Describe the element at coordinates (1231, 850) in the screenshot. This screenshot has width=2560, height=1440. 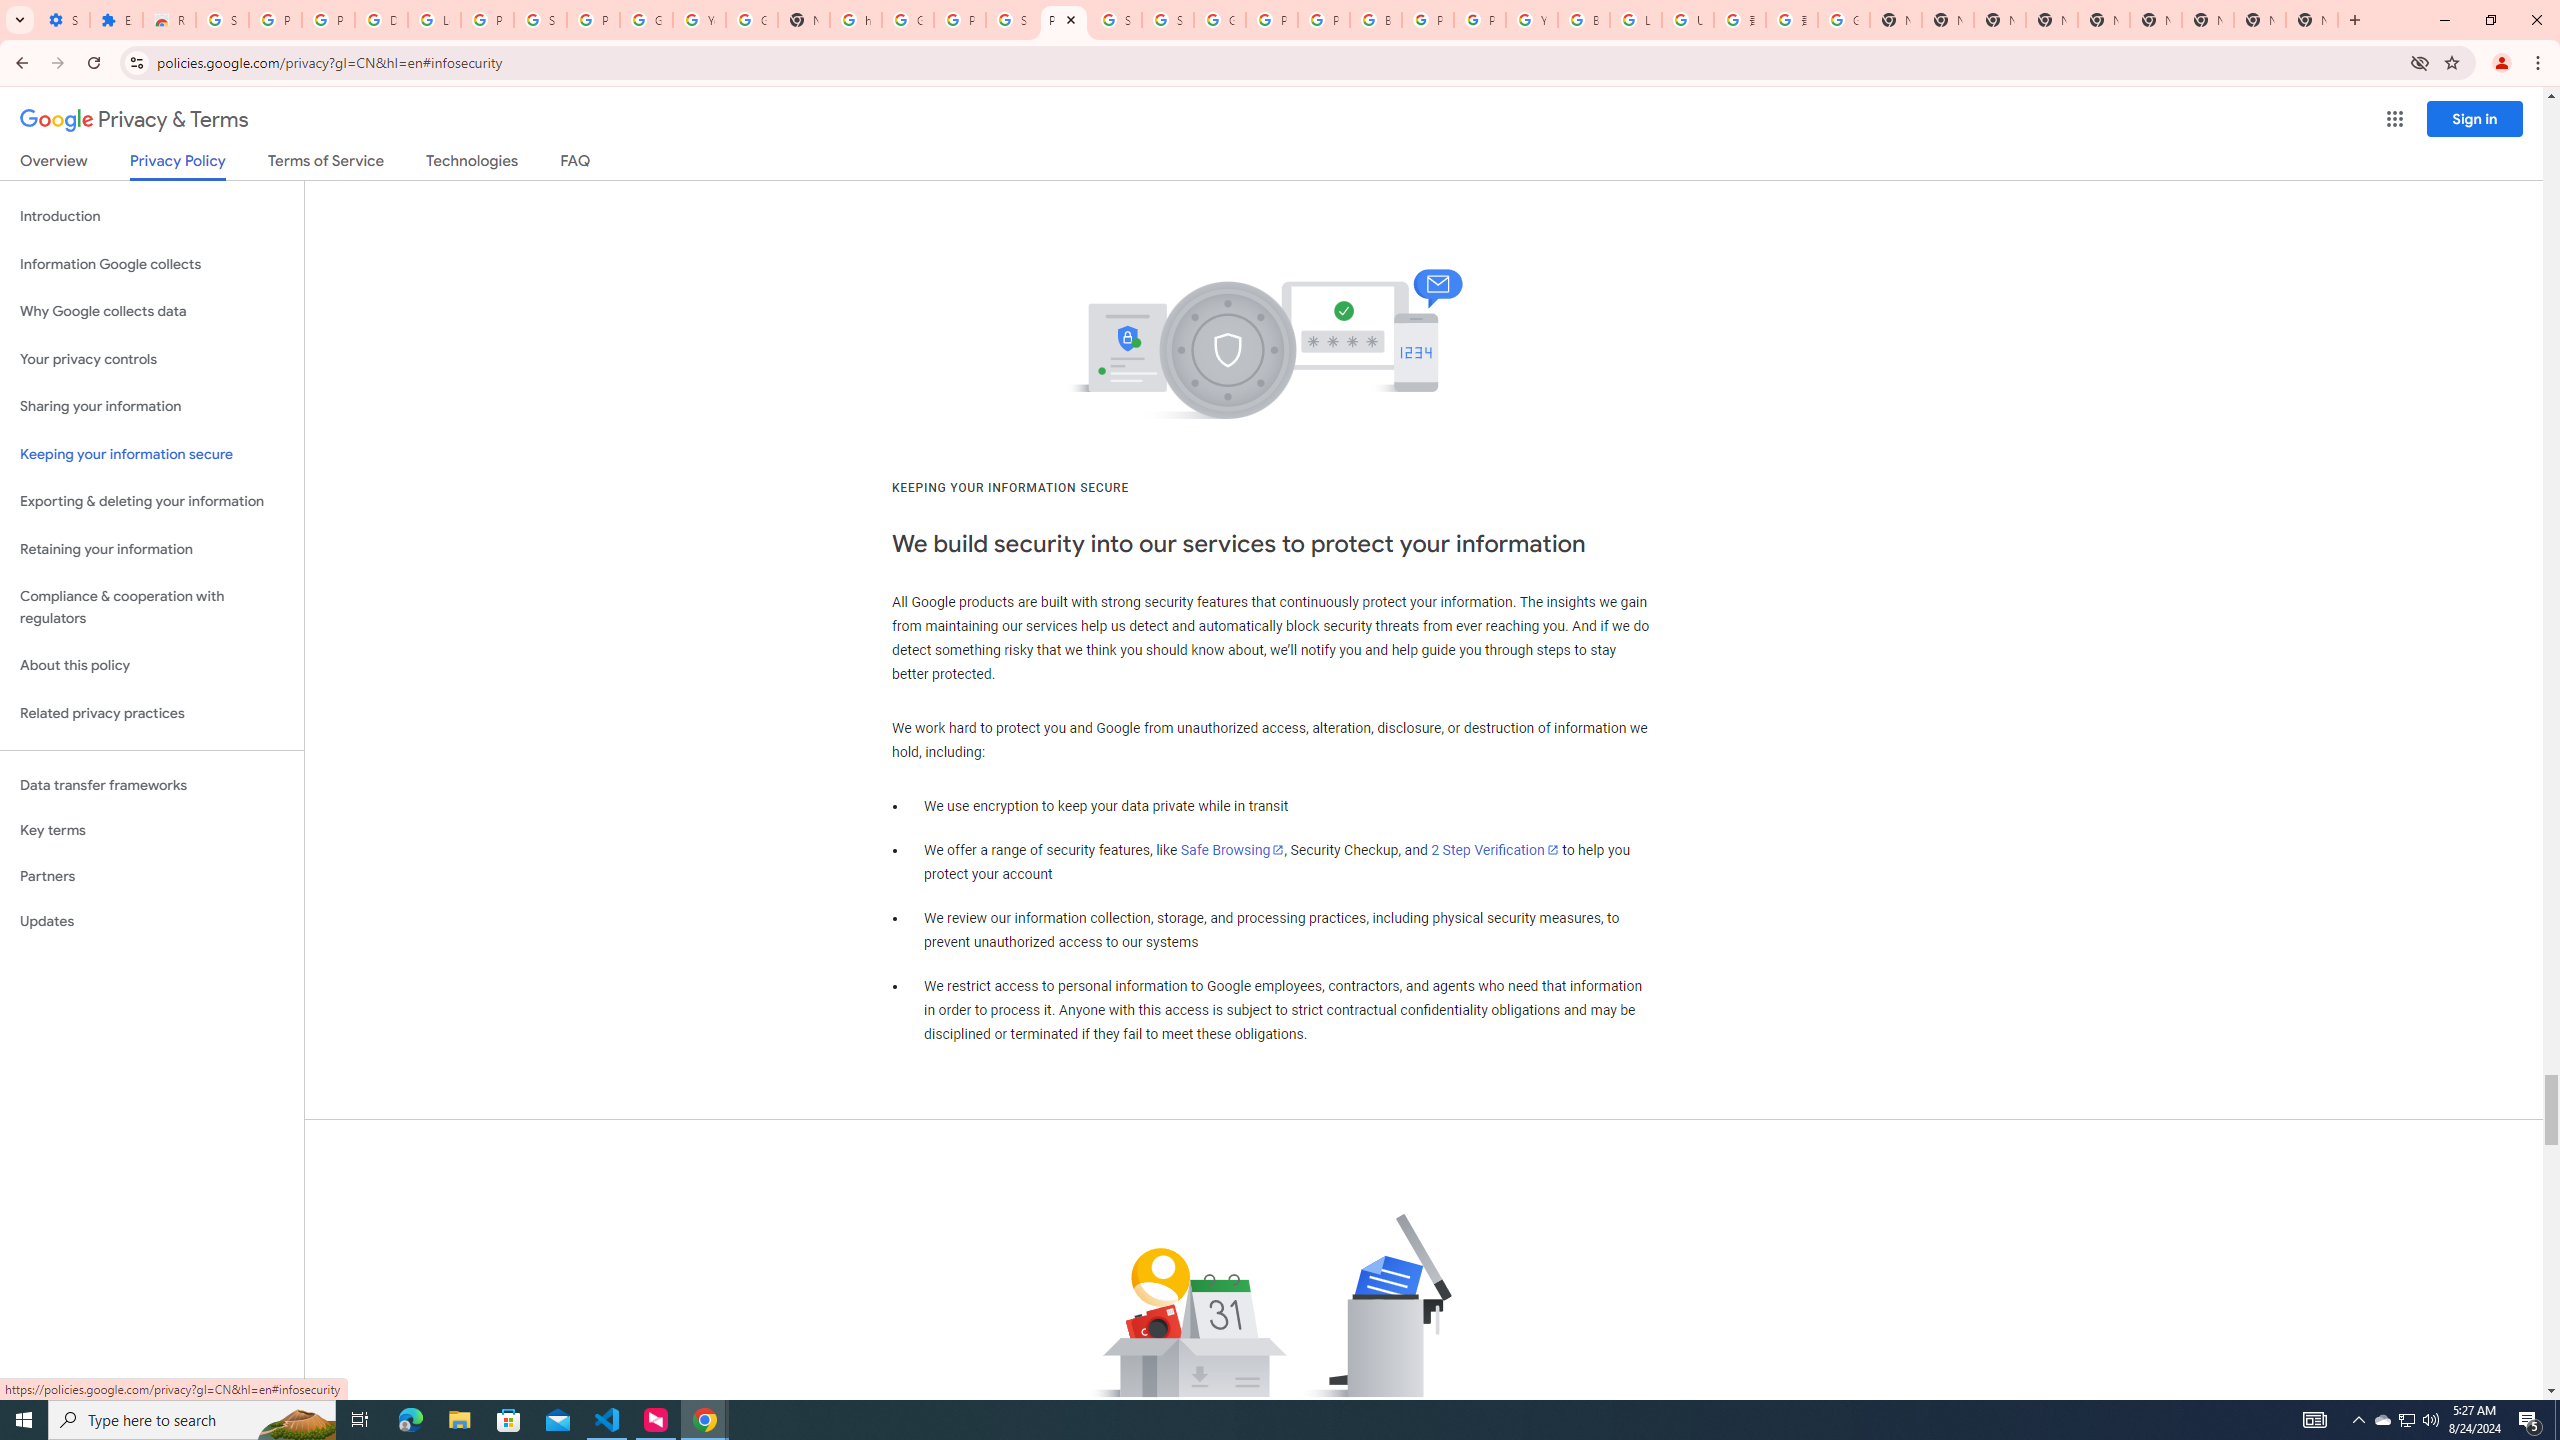
I see `'Safe Browsing'` at that location.